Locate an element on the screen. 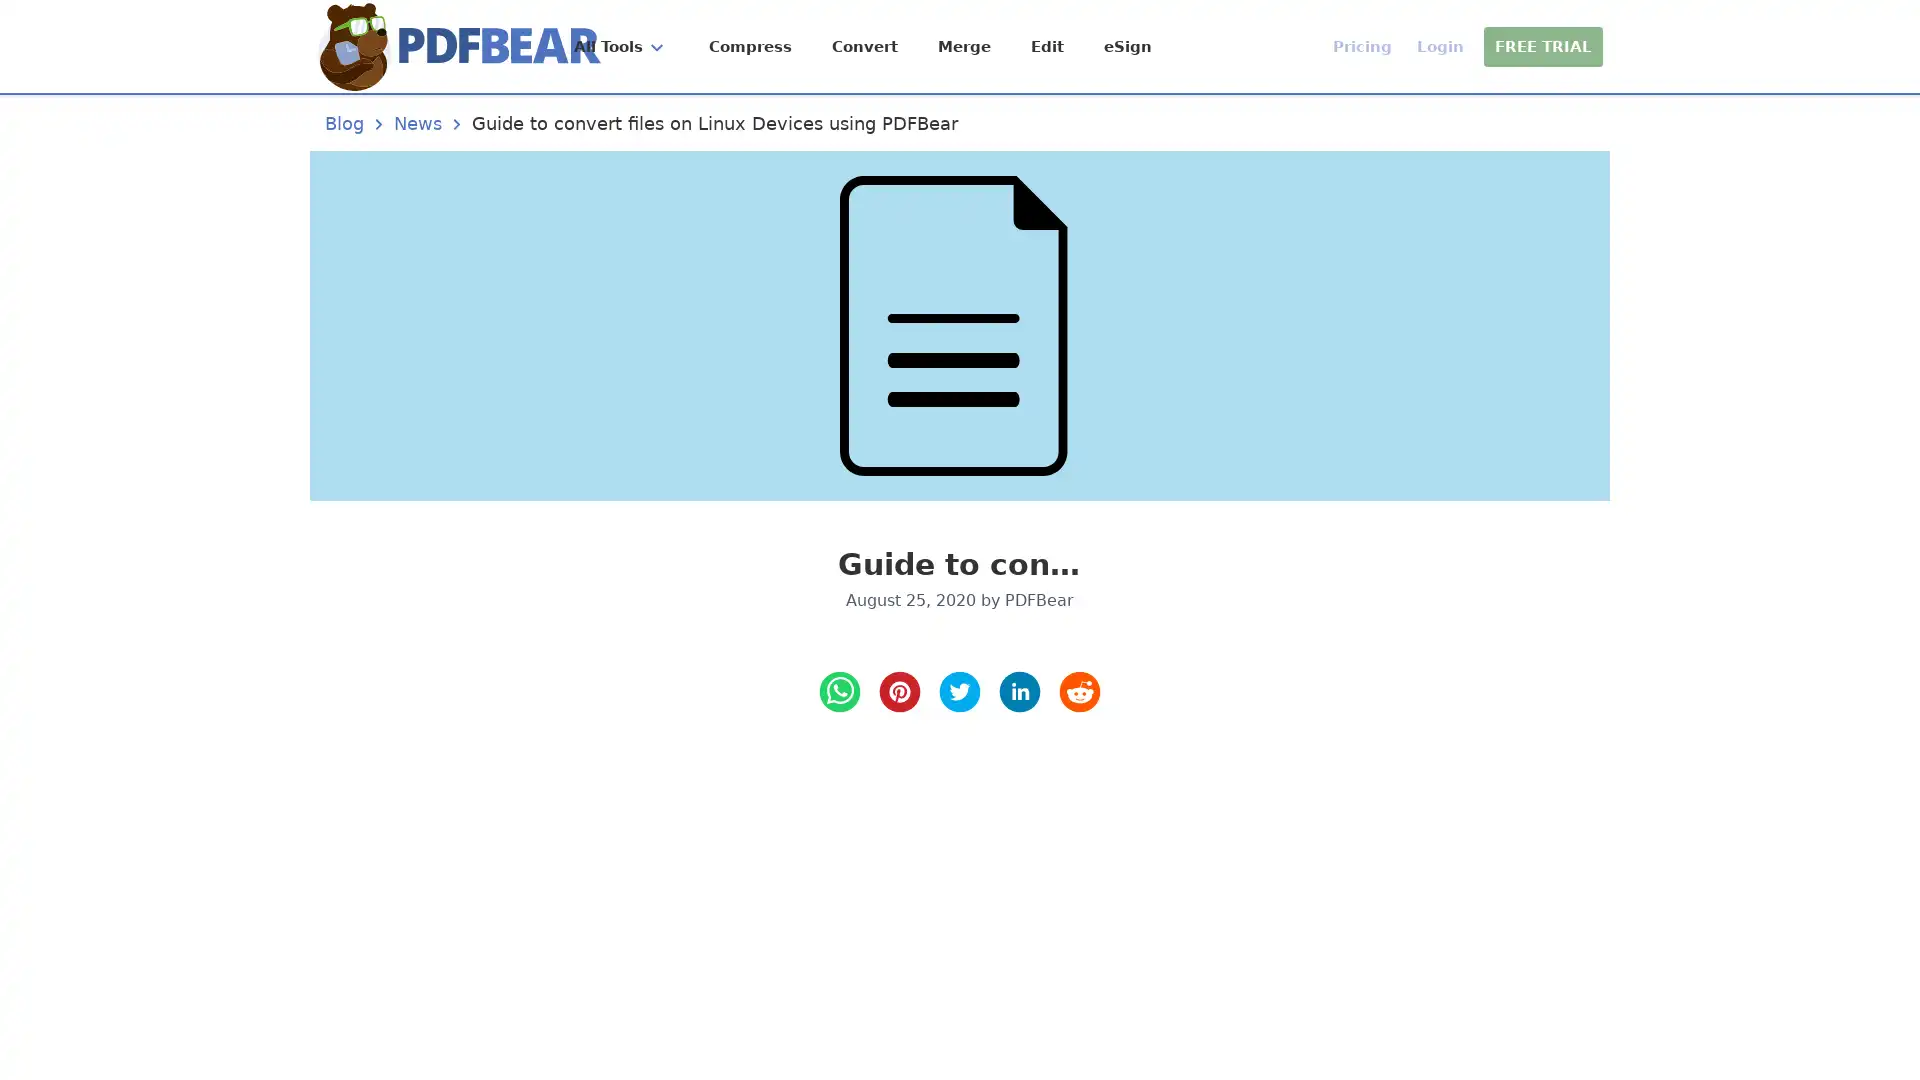 The width and height of the screenshot is (1920, 1080). Blog is located at coordinates (344, 123).